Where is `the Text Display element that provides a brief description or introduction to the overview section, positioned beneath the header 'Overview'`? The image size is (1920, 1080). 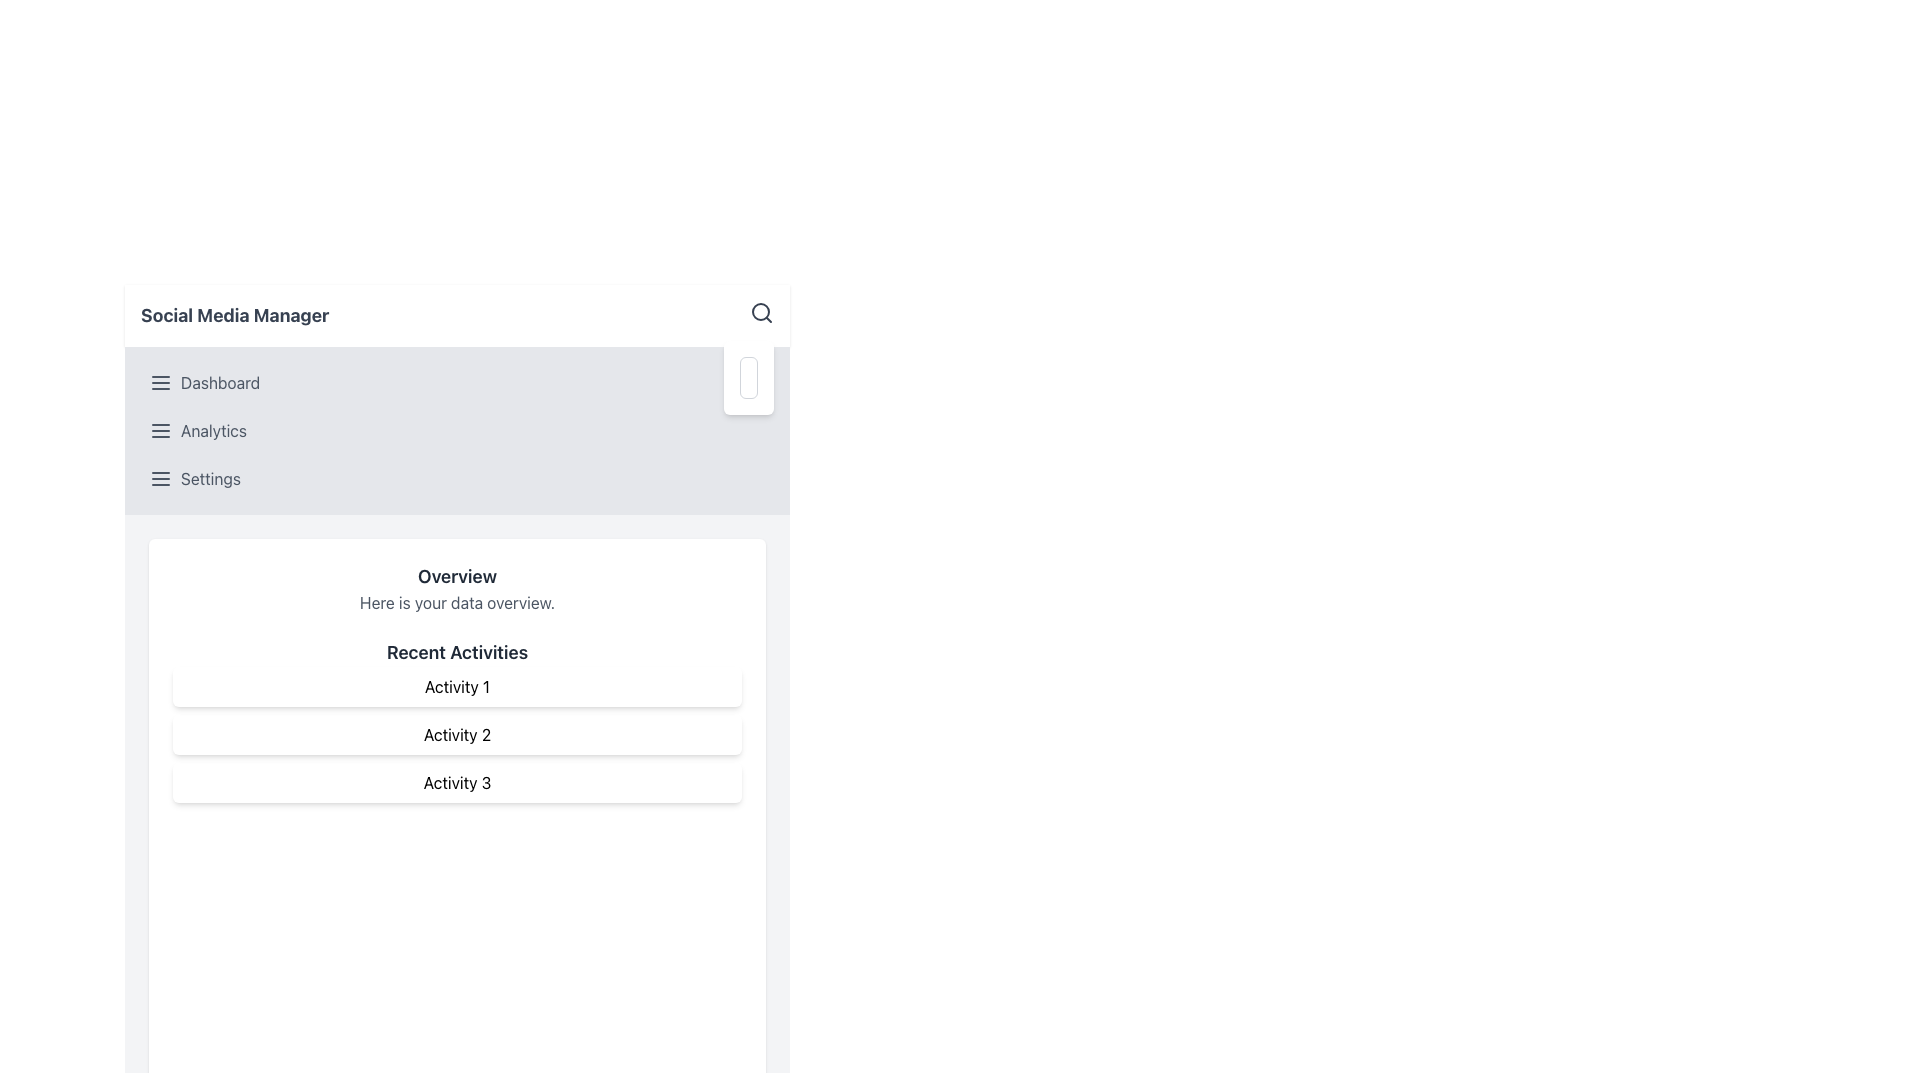
the Text Display element that provides a brief description or introduction to the overview section, positioned beneath the header 'Overview' is located at coordinates (456, 601).